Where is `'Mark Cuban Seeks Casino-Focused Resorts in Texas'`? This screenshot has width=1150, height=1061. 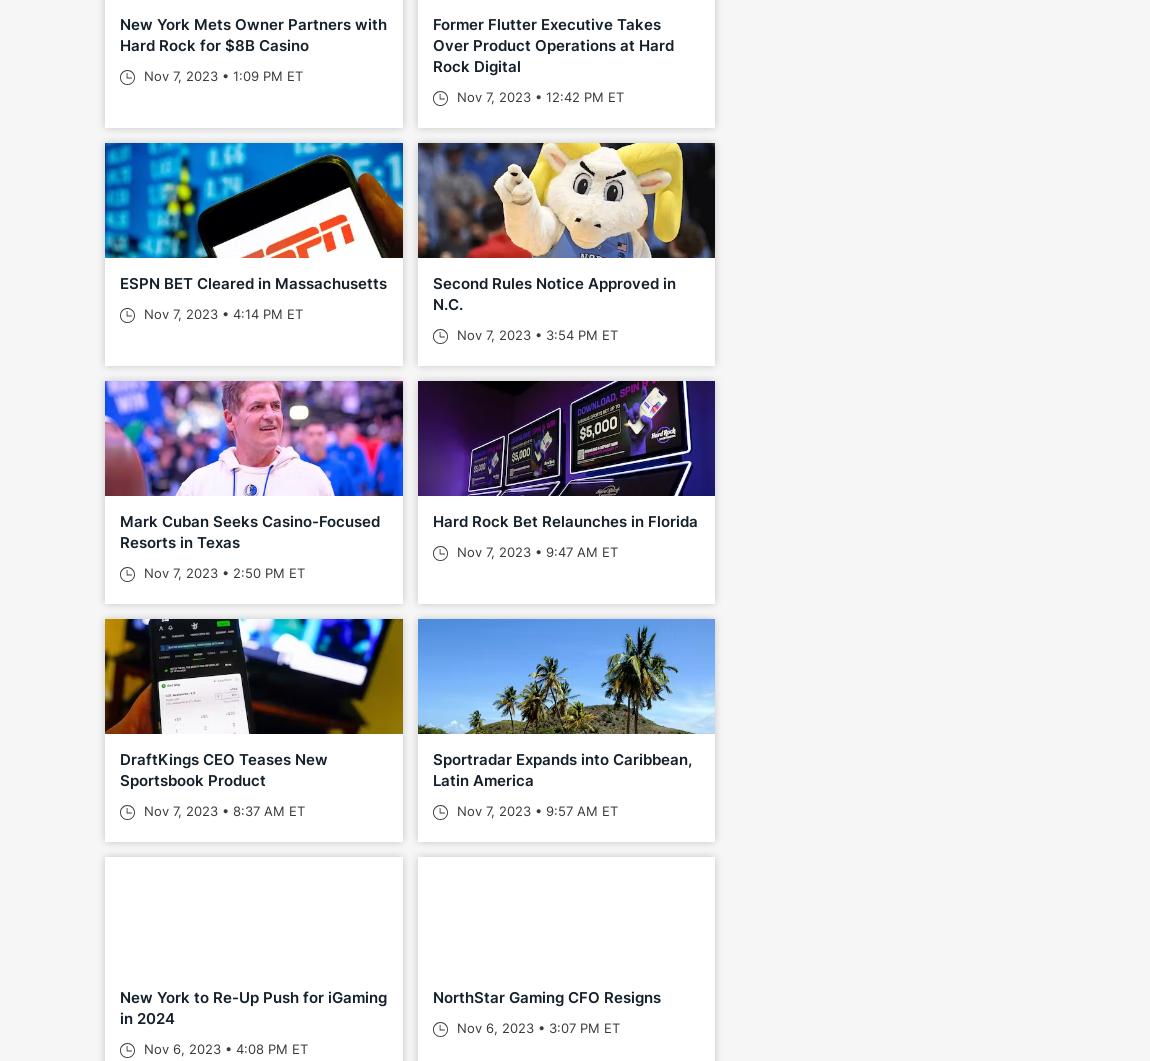
'Mark Cuban Seeks Casino-Focused Resorts in Texas' is located at coordinates (249, 530).